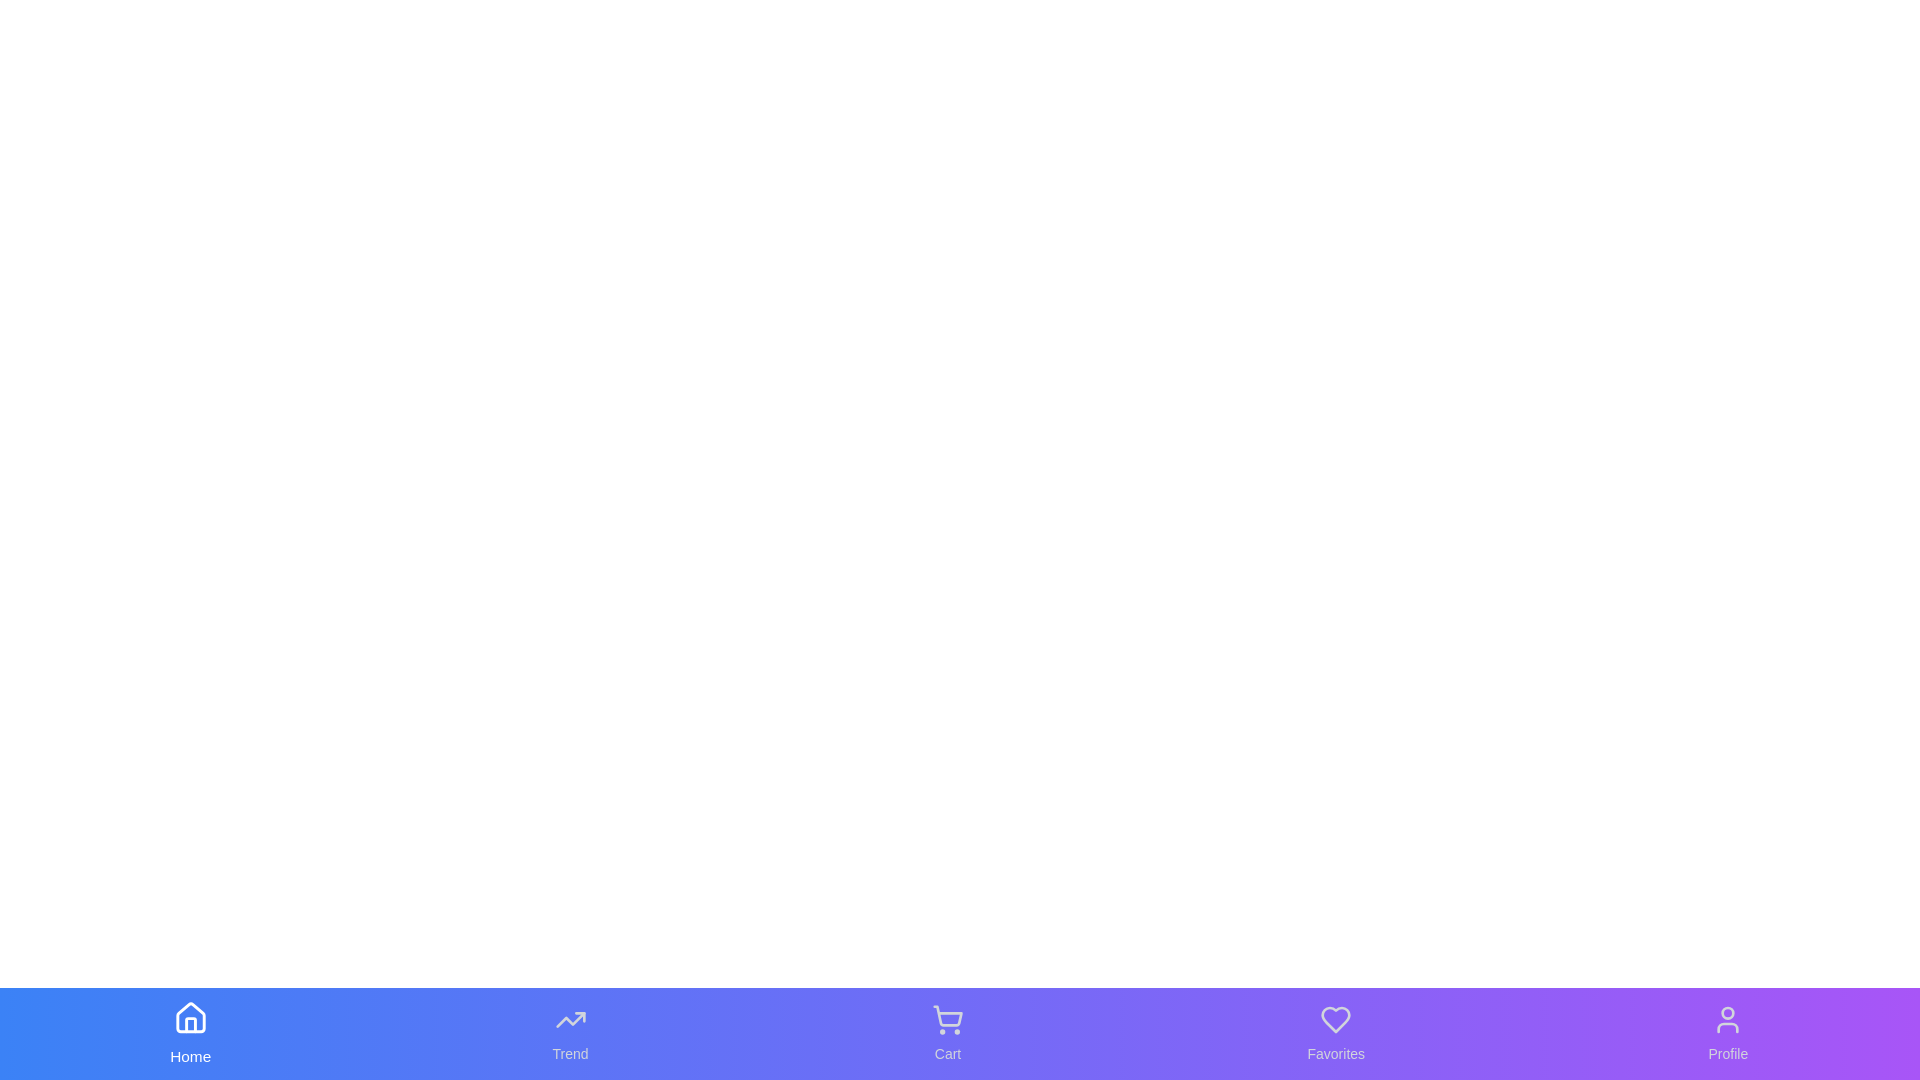 The image size is (1920, 1080). What do you see at coordinates (1727, 1033) in the screenshot?
I see `the Profile tab in the bottom navigation bar` at bounding box center [1727, 1033].